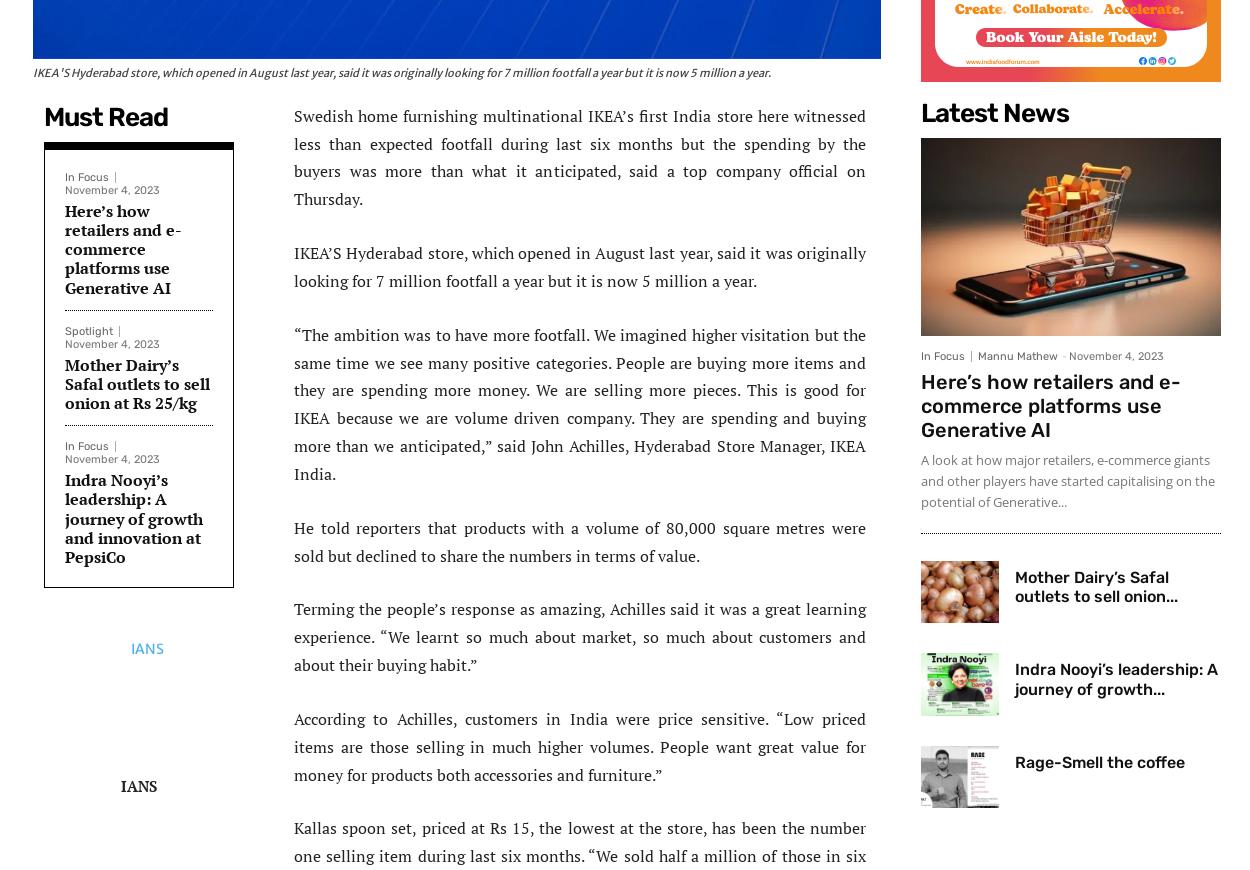 The width and height of the screenshot is (1250, 870). What do you see at coordinates (579, 266) in the screenshot?
I see `'IKEA’S Hyderabad store, which opened in August last year, said it was originally looking for 7 million footfall a year but it is now 5 million a year.'` at bounding box center [579, 266].